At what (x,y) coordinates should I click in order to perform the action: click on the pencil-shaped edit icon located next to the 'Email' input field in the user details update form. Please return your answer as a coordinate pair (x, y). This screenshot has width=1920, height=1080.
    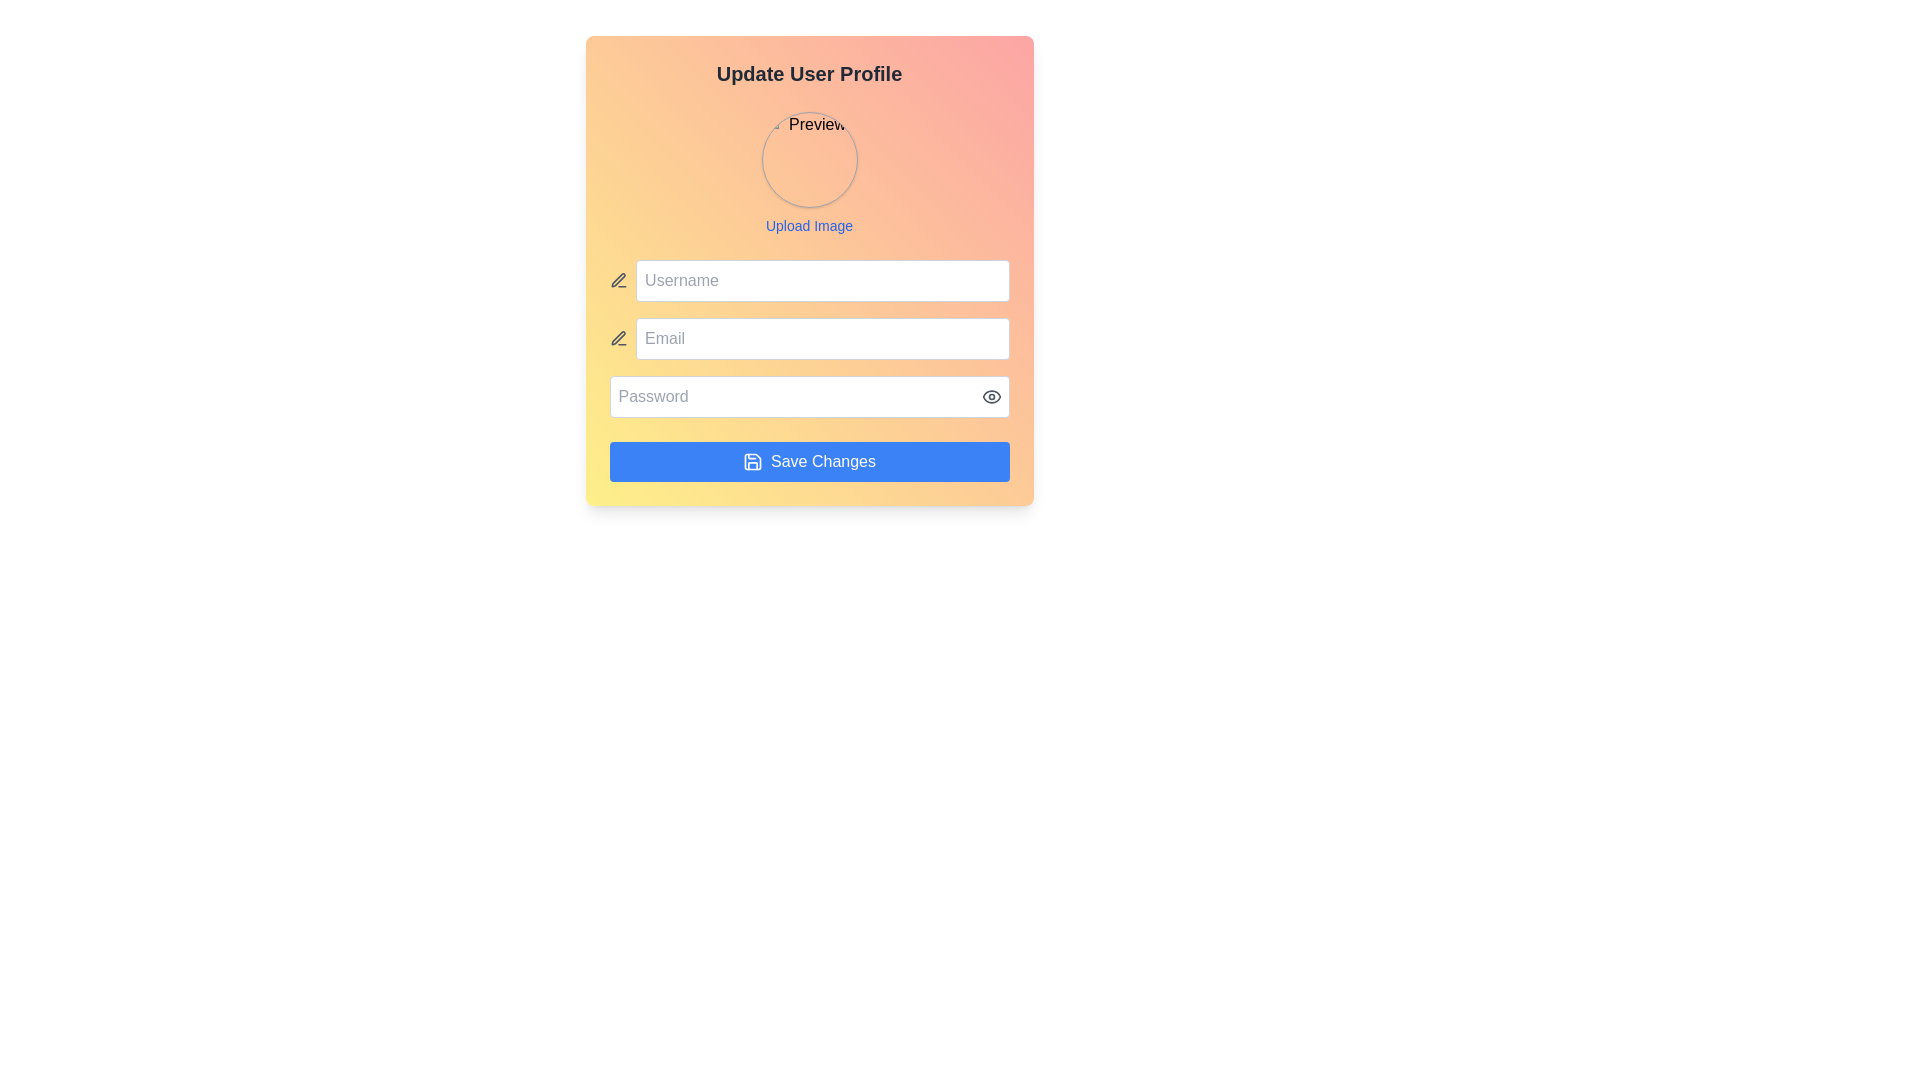
    Looking at the image, I should click on (617, 280).